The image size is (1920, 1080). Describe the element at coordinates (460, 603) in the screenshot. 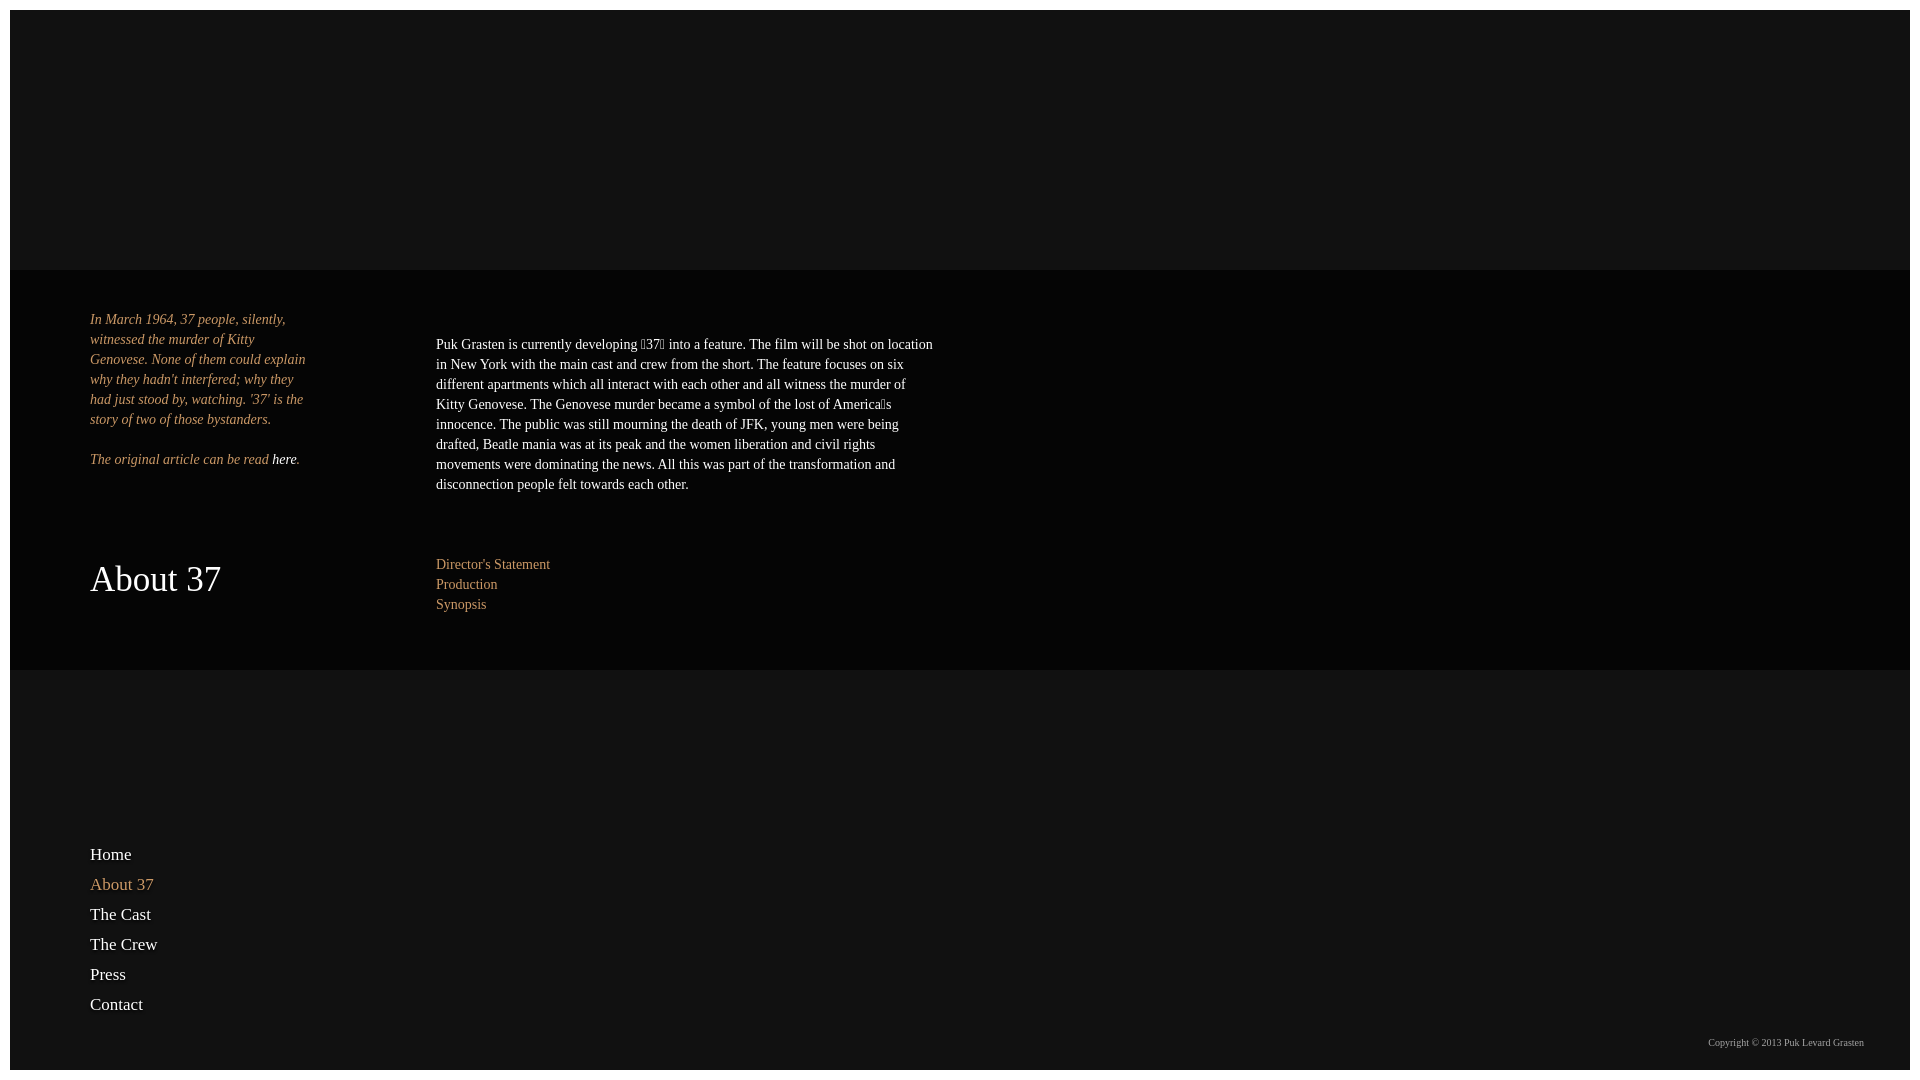

I see `'Synopsis'` at that location.